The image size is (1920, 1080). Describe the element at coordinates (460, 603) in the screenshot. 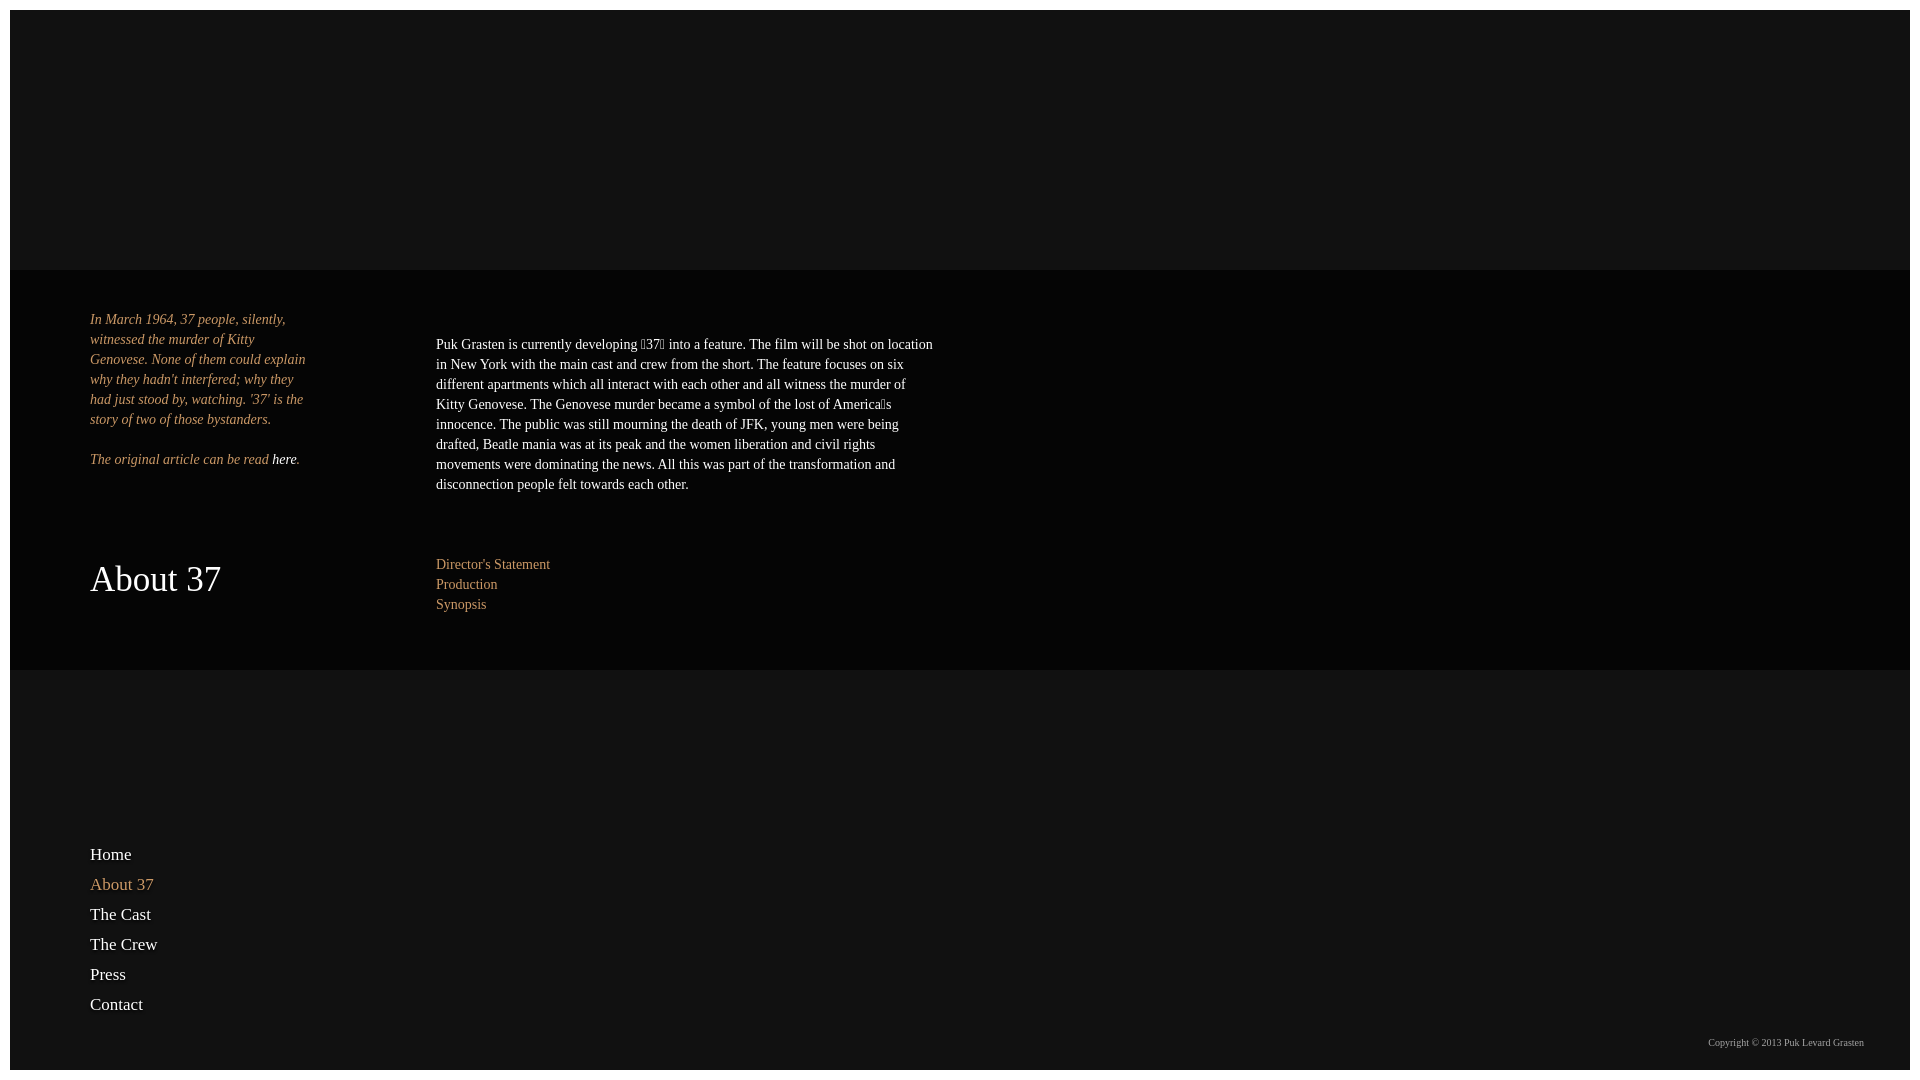

I see `'Synopsis'` at that location.